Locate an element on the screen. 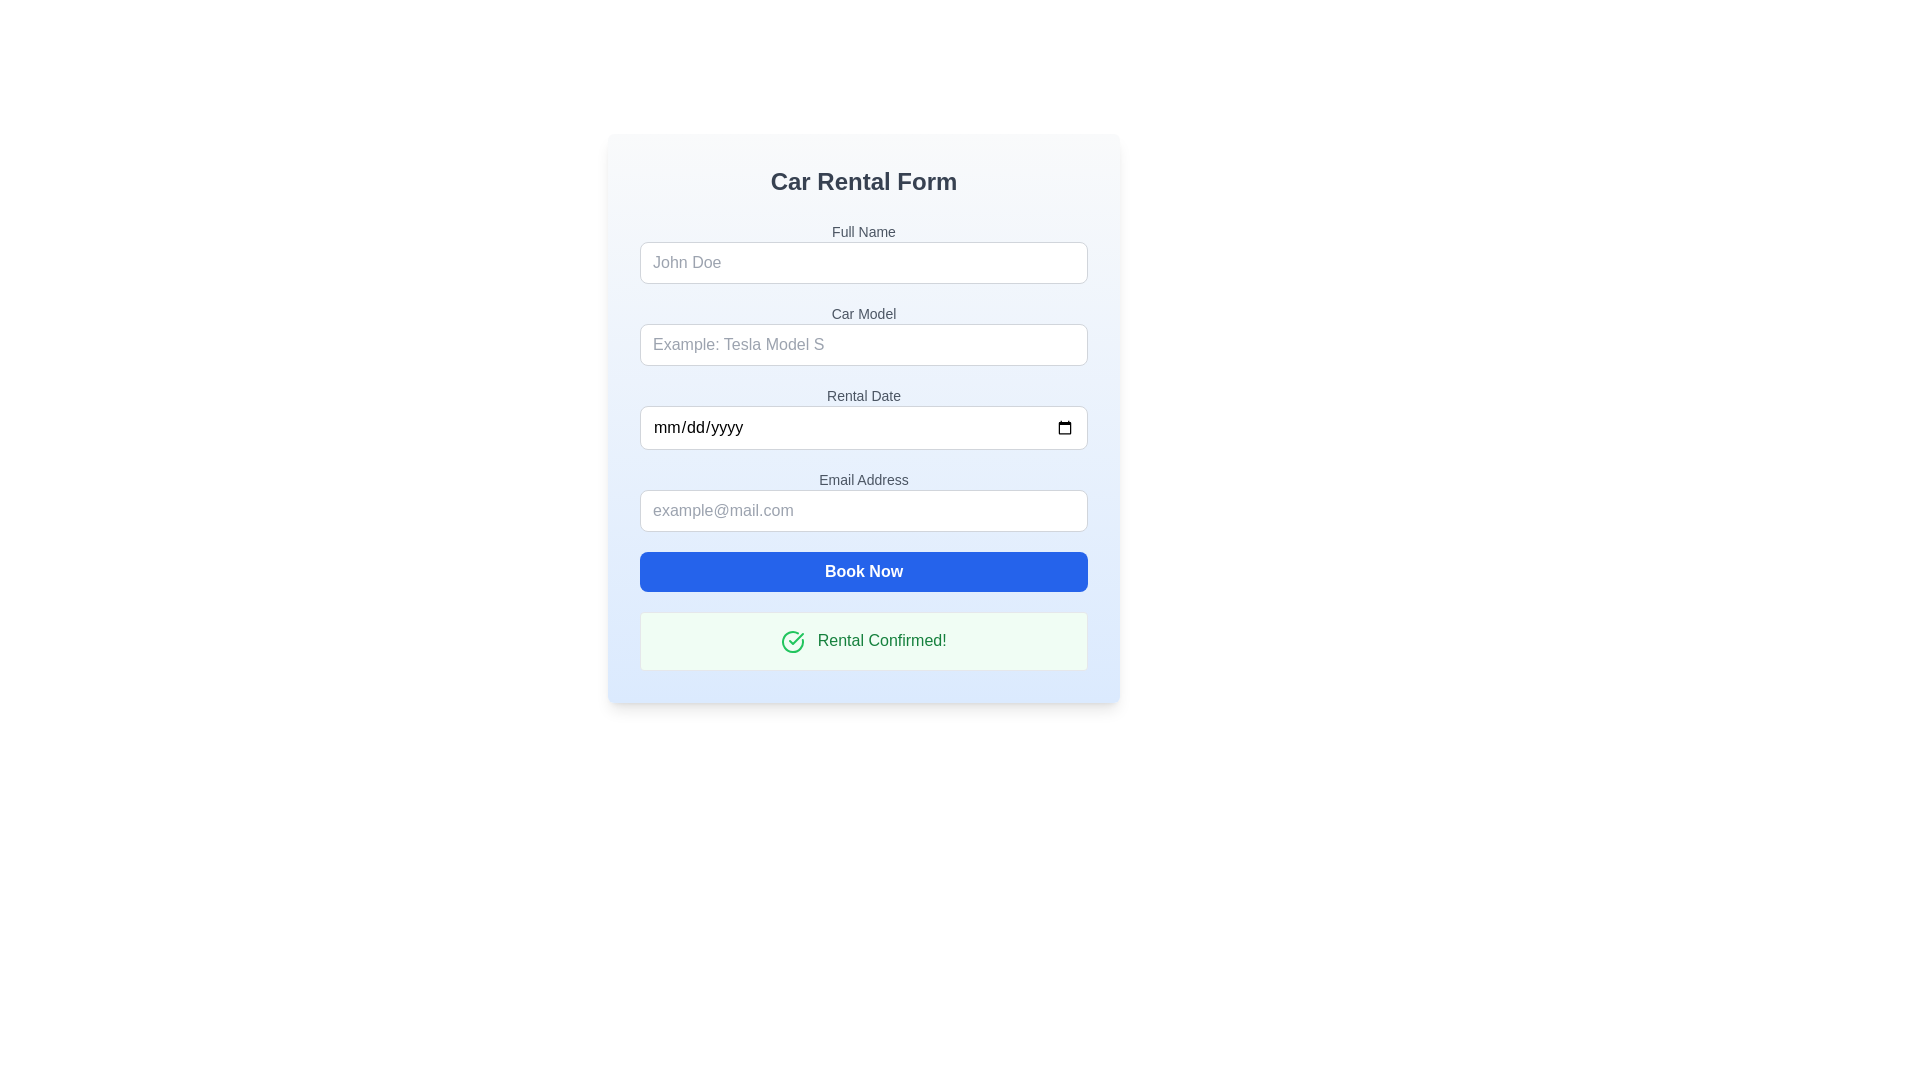 The image size is (1920, 1080). the text label displaying 'Rental Date', which is styled in a small grayish font and located above the 'mm/dd/yyyy' input field, directly below the 'Car Model' input field is located at coordinates (864, 396).